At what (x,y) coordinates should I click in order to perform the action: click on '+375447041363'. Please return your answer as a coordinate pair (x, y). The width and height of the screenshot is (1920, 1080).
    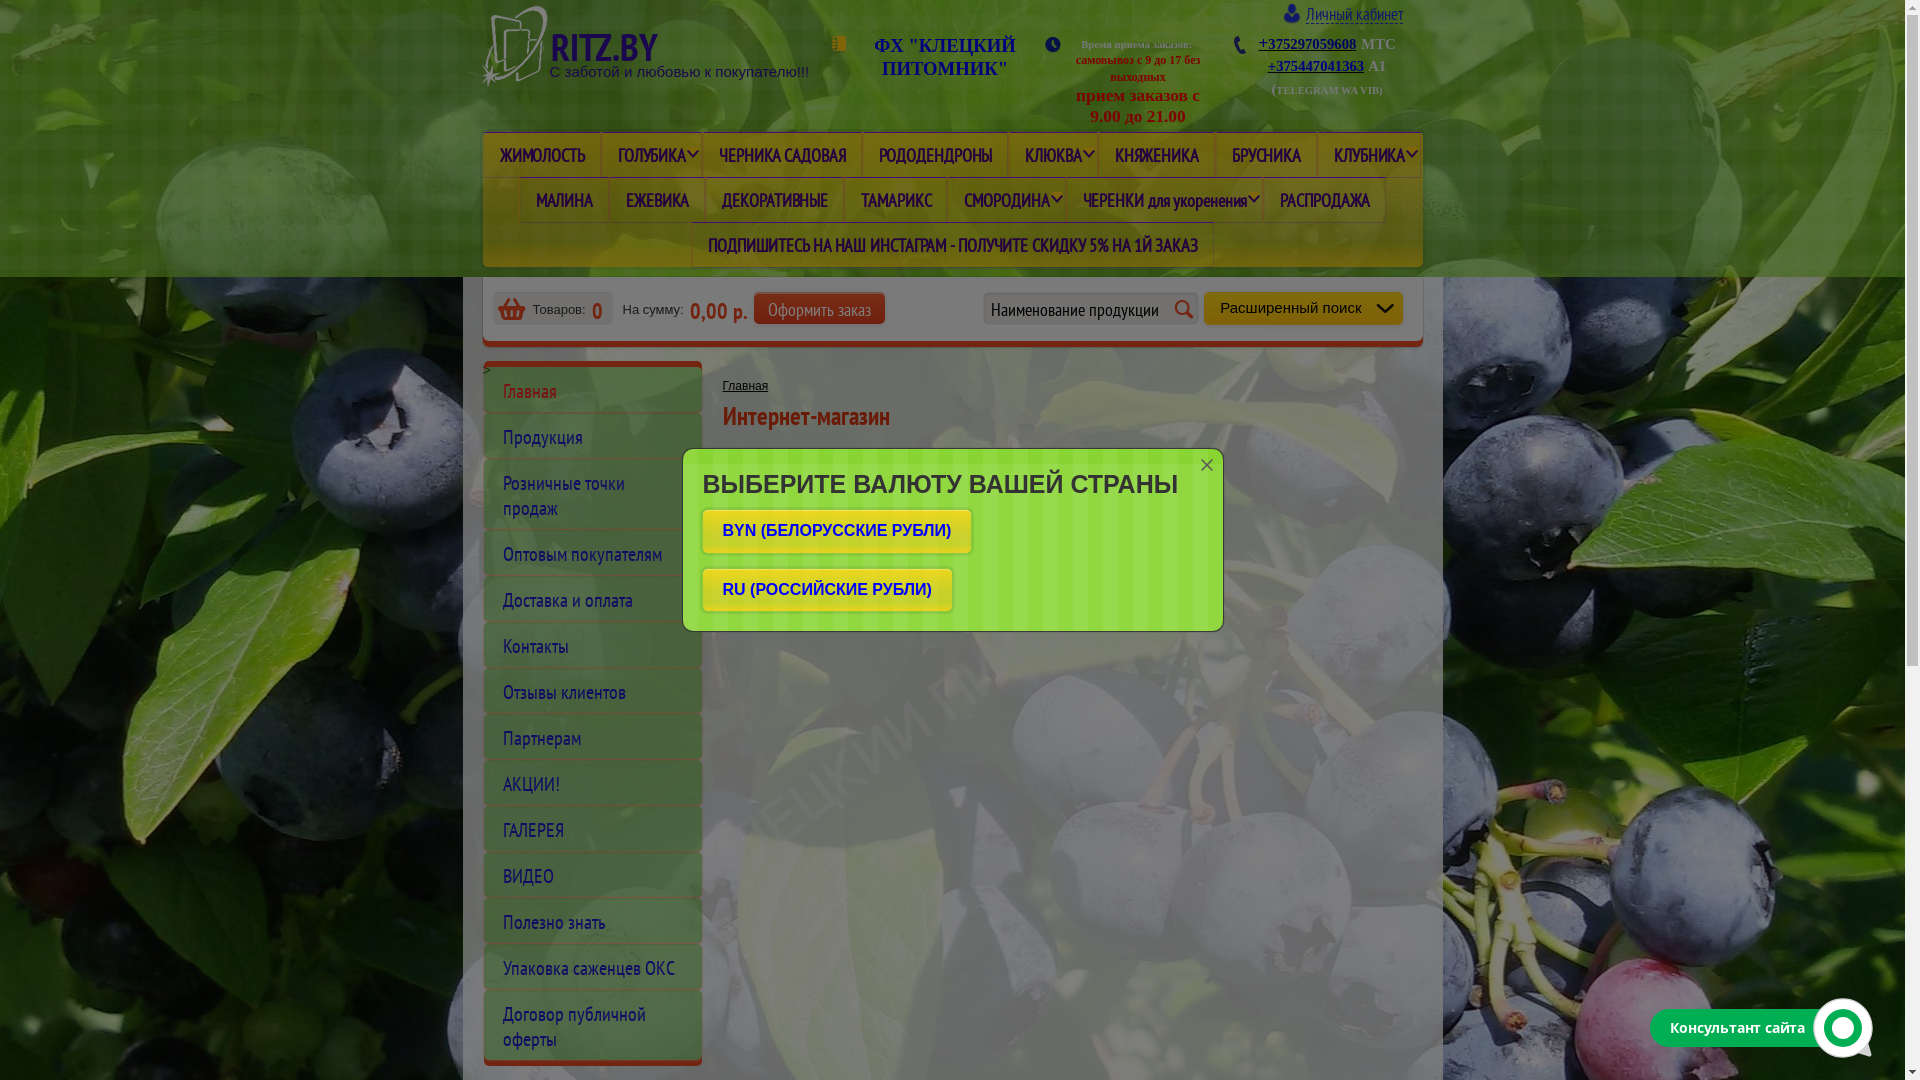
    Looking at the image, I should click on (1315, 64).